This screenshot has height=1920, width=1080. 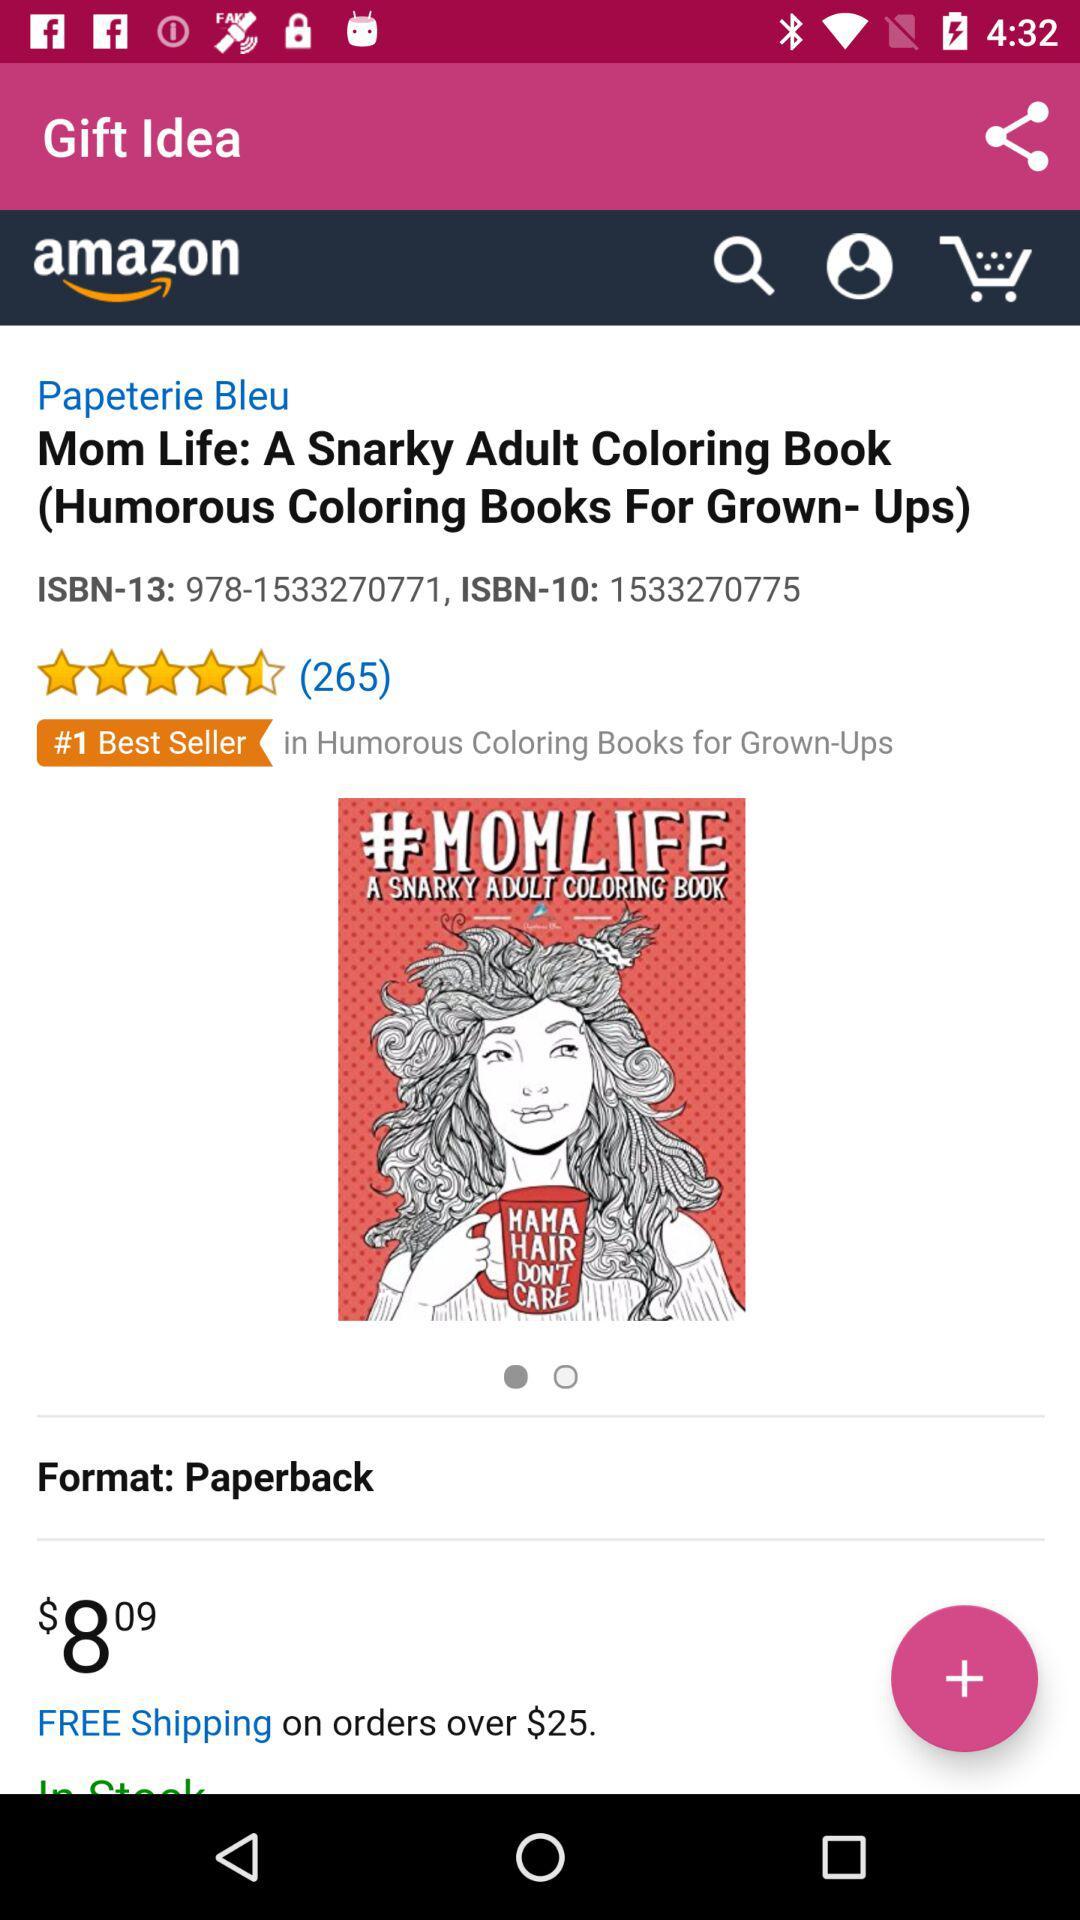 I want to click on click add button, so click(x=963, y=1678).